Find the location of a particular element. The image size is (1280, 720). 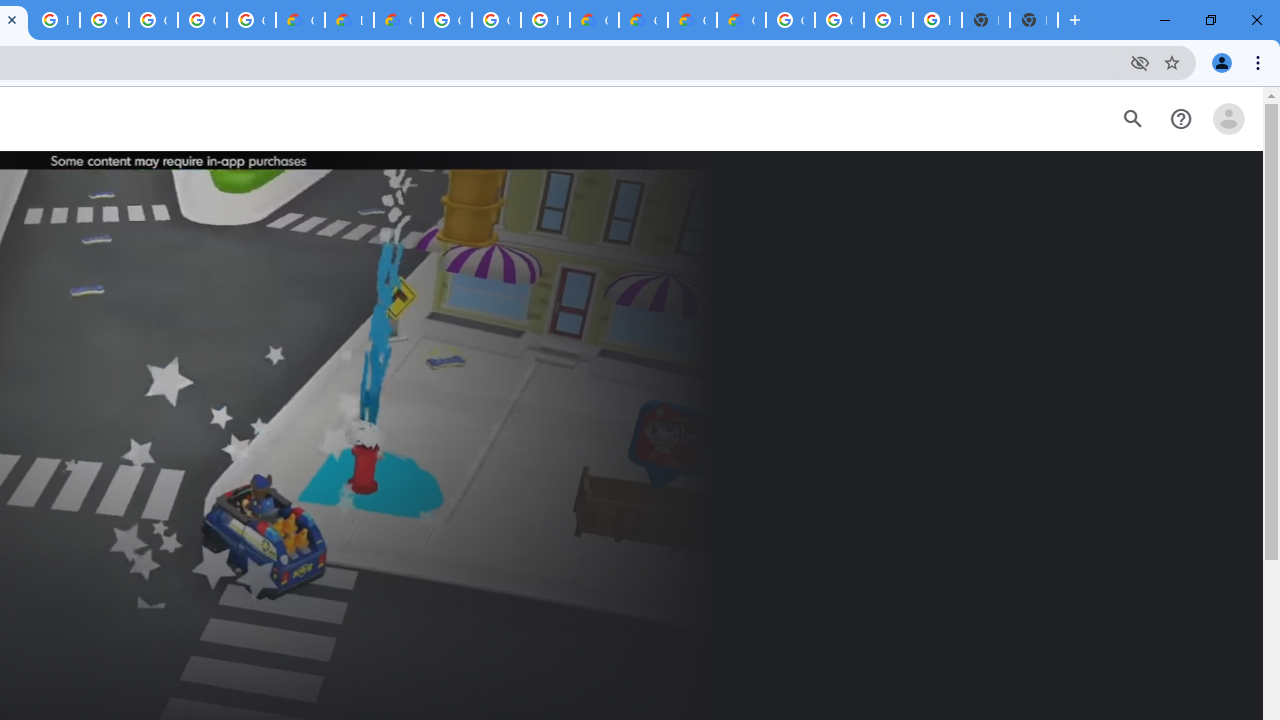

'Google Cloud Pricing Calculator' is located at coordinates (643, 20).